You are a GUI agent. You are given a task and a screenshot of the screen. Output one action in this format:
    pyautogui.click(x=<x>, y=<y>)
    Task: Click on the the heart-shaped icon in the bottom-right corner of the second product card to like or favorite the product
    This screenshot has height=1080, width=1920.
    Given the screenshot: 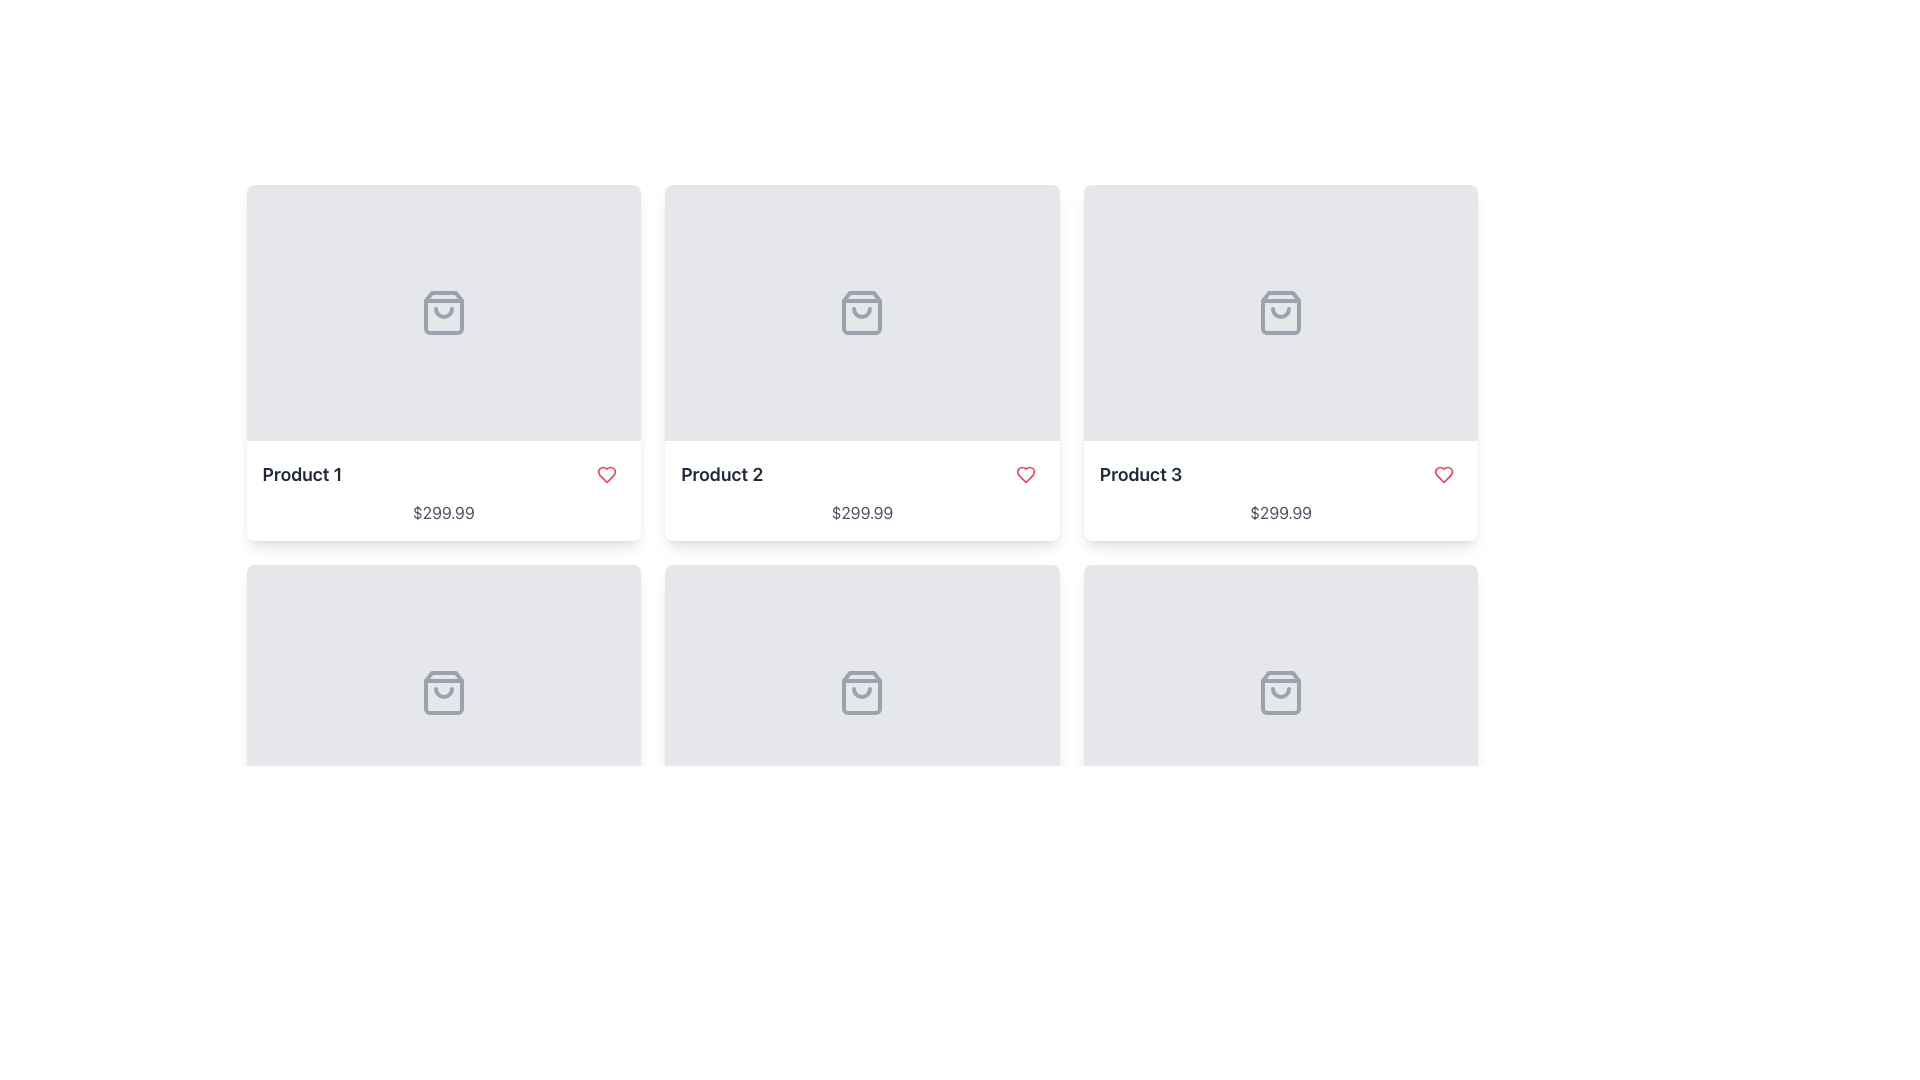 What is the action you would take?
    pyautogui.click(x=606, y=474)
    